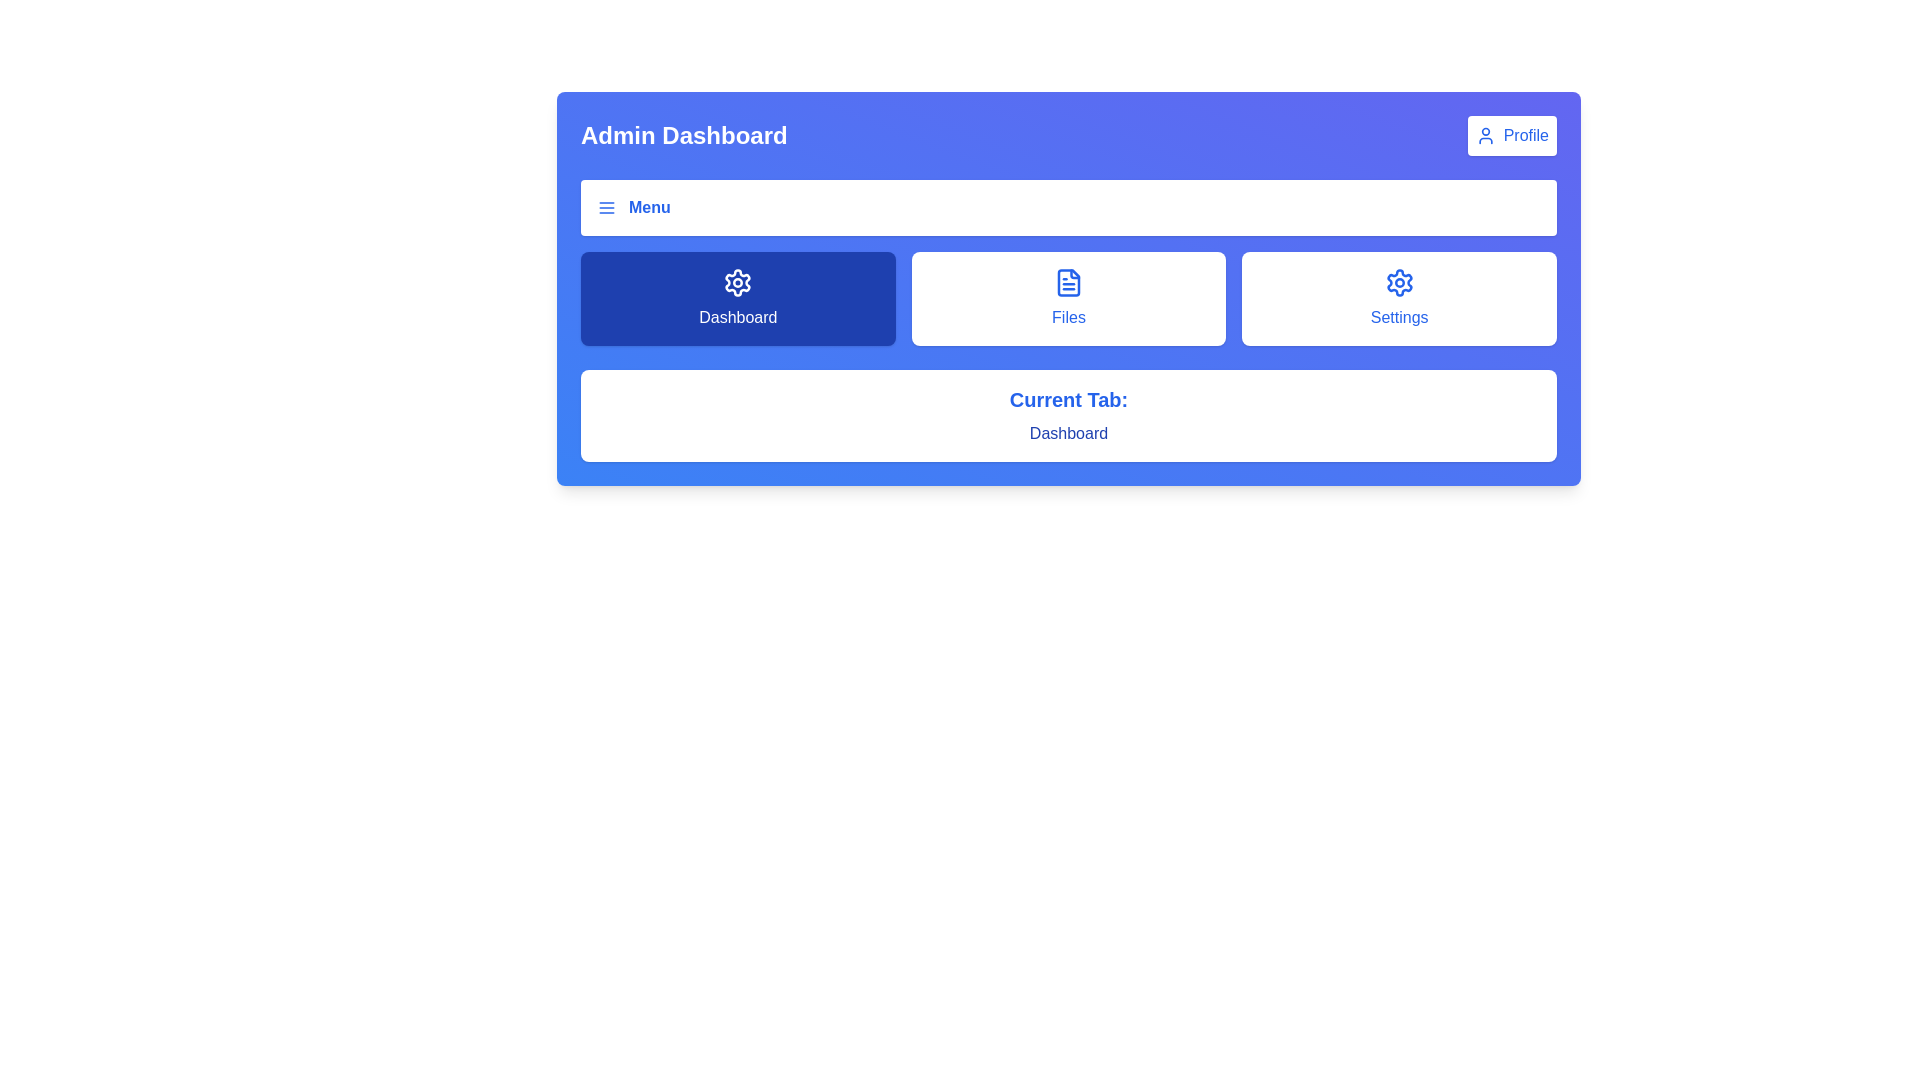 The height and width of the screenshot is (1080, 1920). I want to click on the 'Settings' button, which is a rectangular button with rounded corners, white background, and blue text below a blue gear icon, located in the third column of a three-column grid below the title bar, so click(1398, 299).